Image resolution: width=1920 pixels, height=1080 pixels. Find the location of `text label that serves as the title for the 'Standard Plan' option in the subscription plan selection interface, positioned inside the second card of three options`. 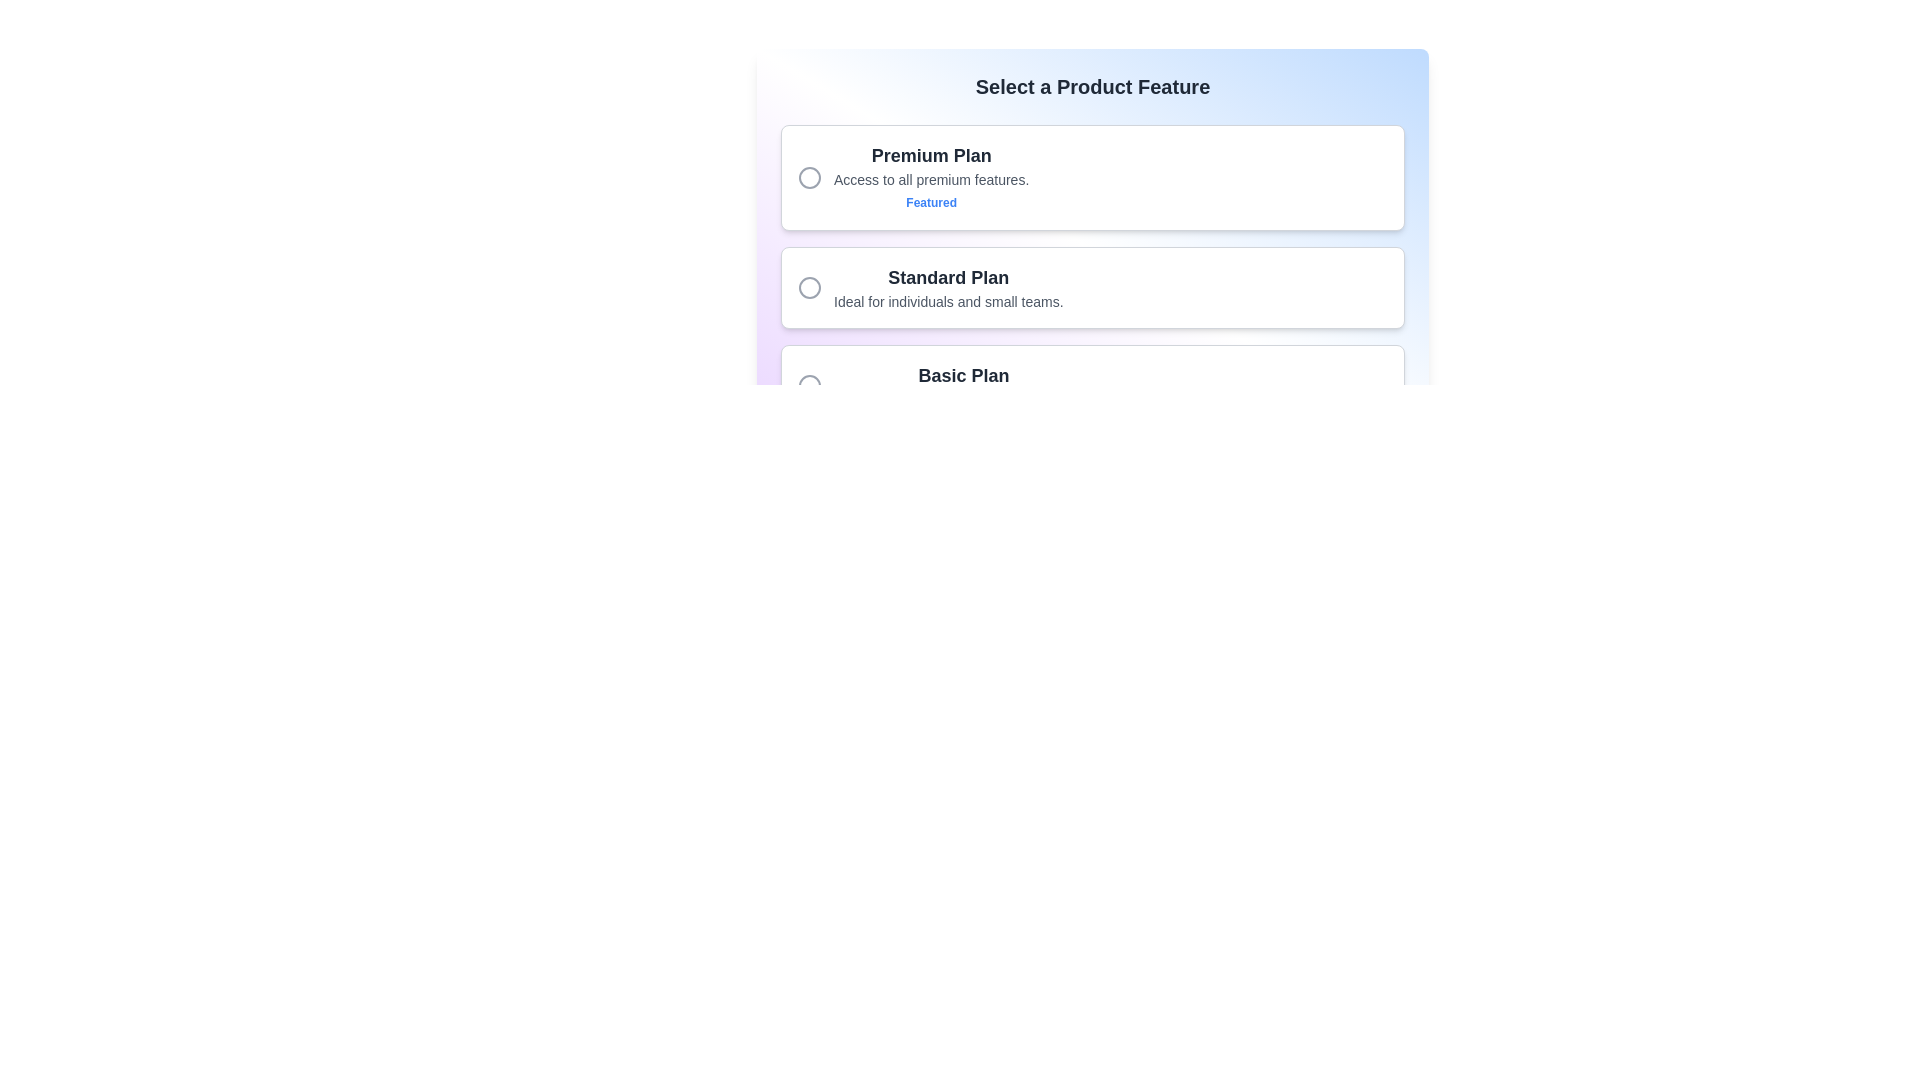

text label that serves as the title for the 'Standard Plan' option in the subscription plan selection interface, positioned inside the second card of three options is located at coordinates (947, 277).